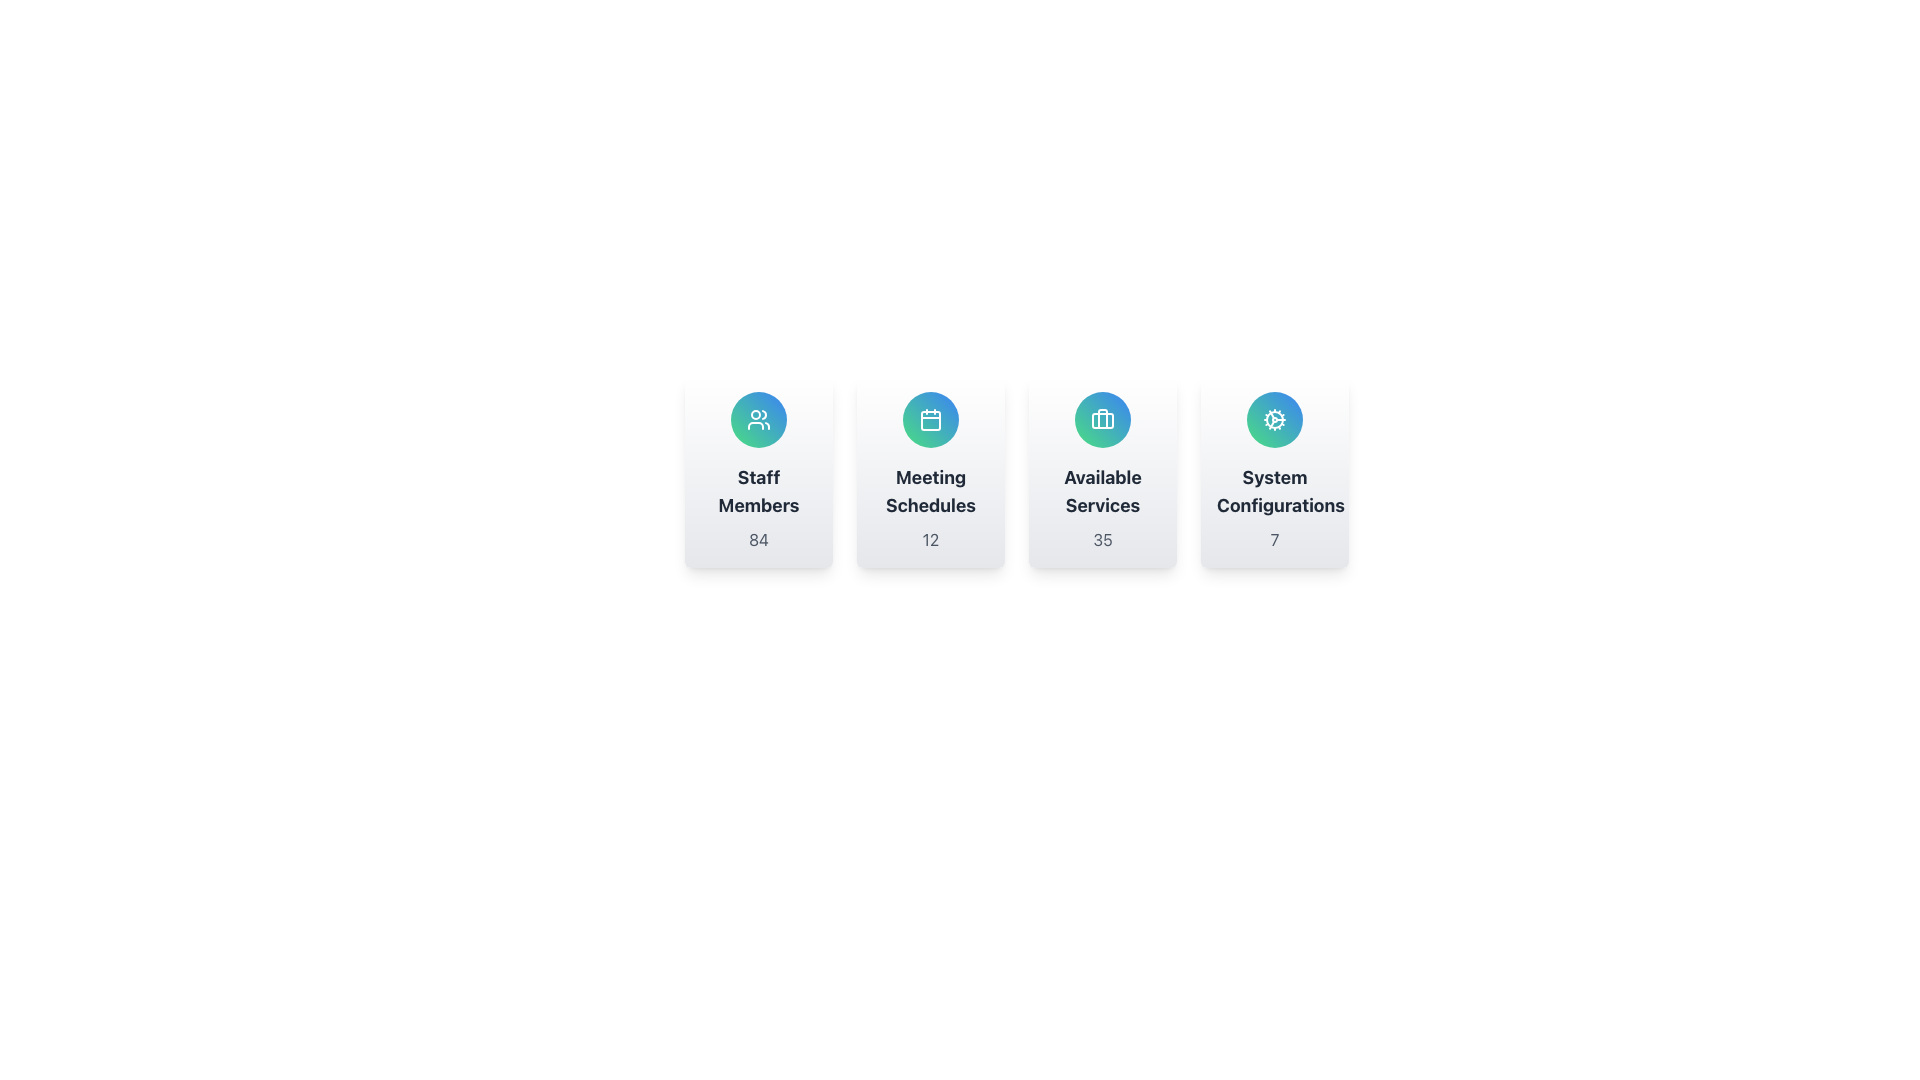 The image size is (1920, 1080). What do you see at coordinates (757, 419) in the screenshot?
I see `the first circular Icon button with a gradient design from blue to green, featuring a white user group icon centered inside, located at the top of the panel associated with 'Staff Members'` at bounding box center [757, 419].